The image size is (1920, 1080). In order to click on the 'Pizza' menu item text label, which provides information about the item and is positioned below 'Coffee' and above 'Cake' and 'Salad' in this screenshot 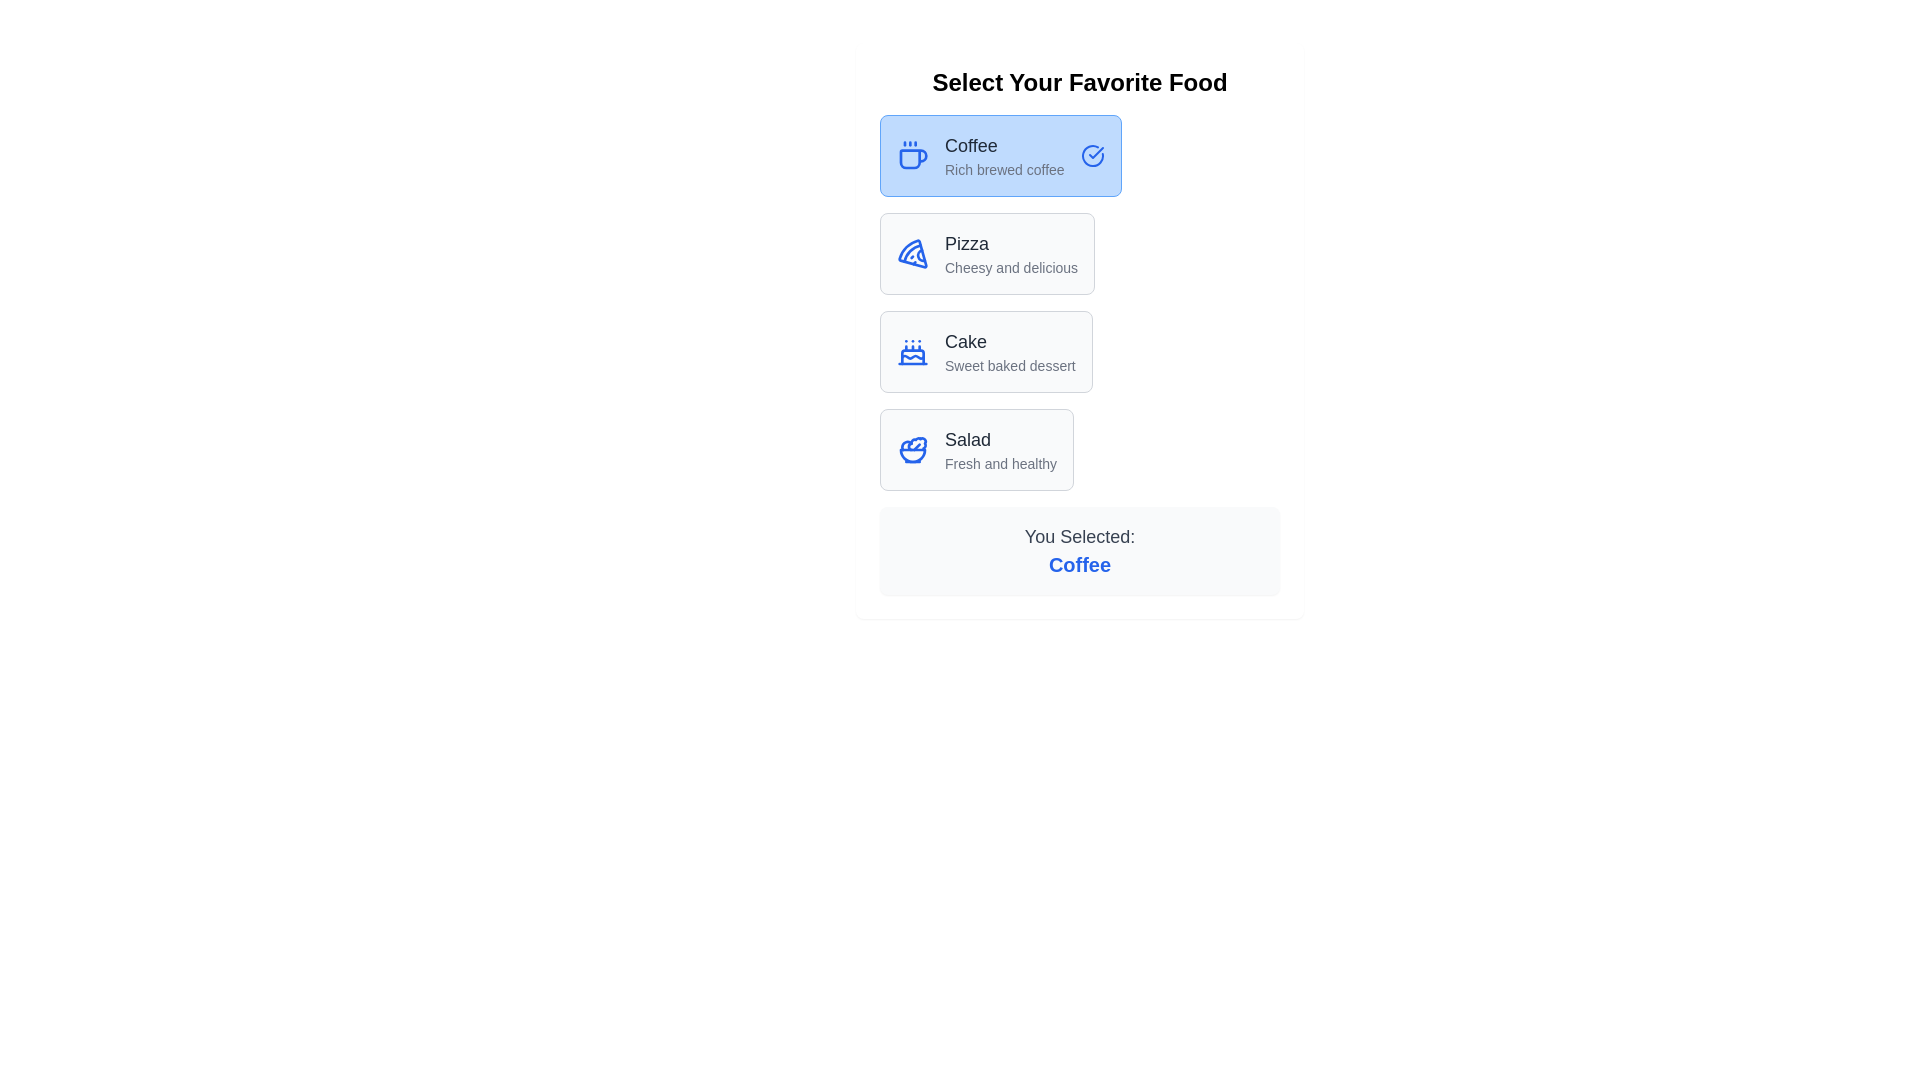, I will do `click(1011, 253)`.